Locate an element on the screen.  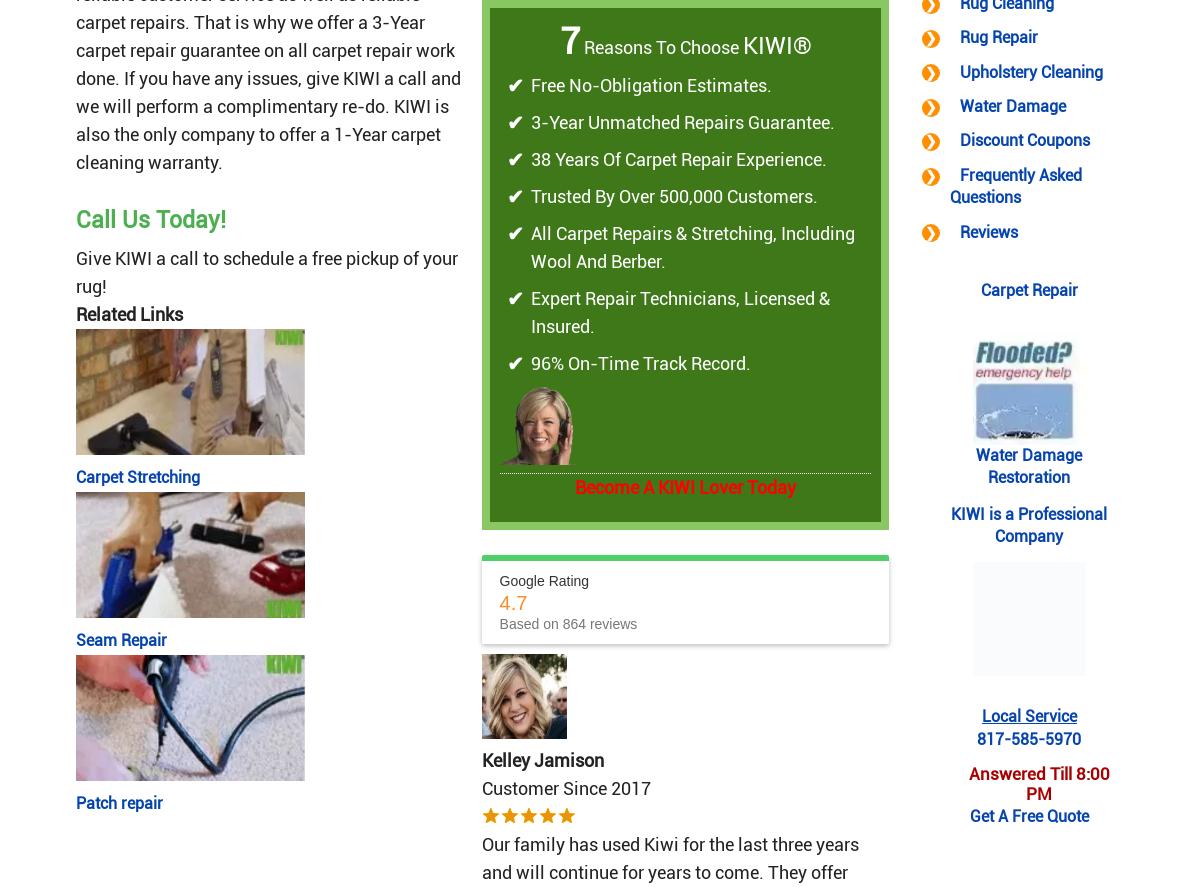
'Kelley Jamison' is located at coordinates (541, 758).